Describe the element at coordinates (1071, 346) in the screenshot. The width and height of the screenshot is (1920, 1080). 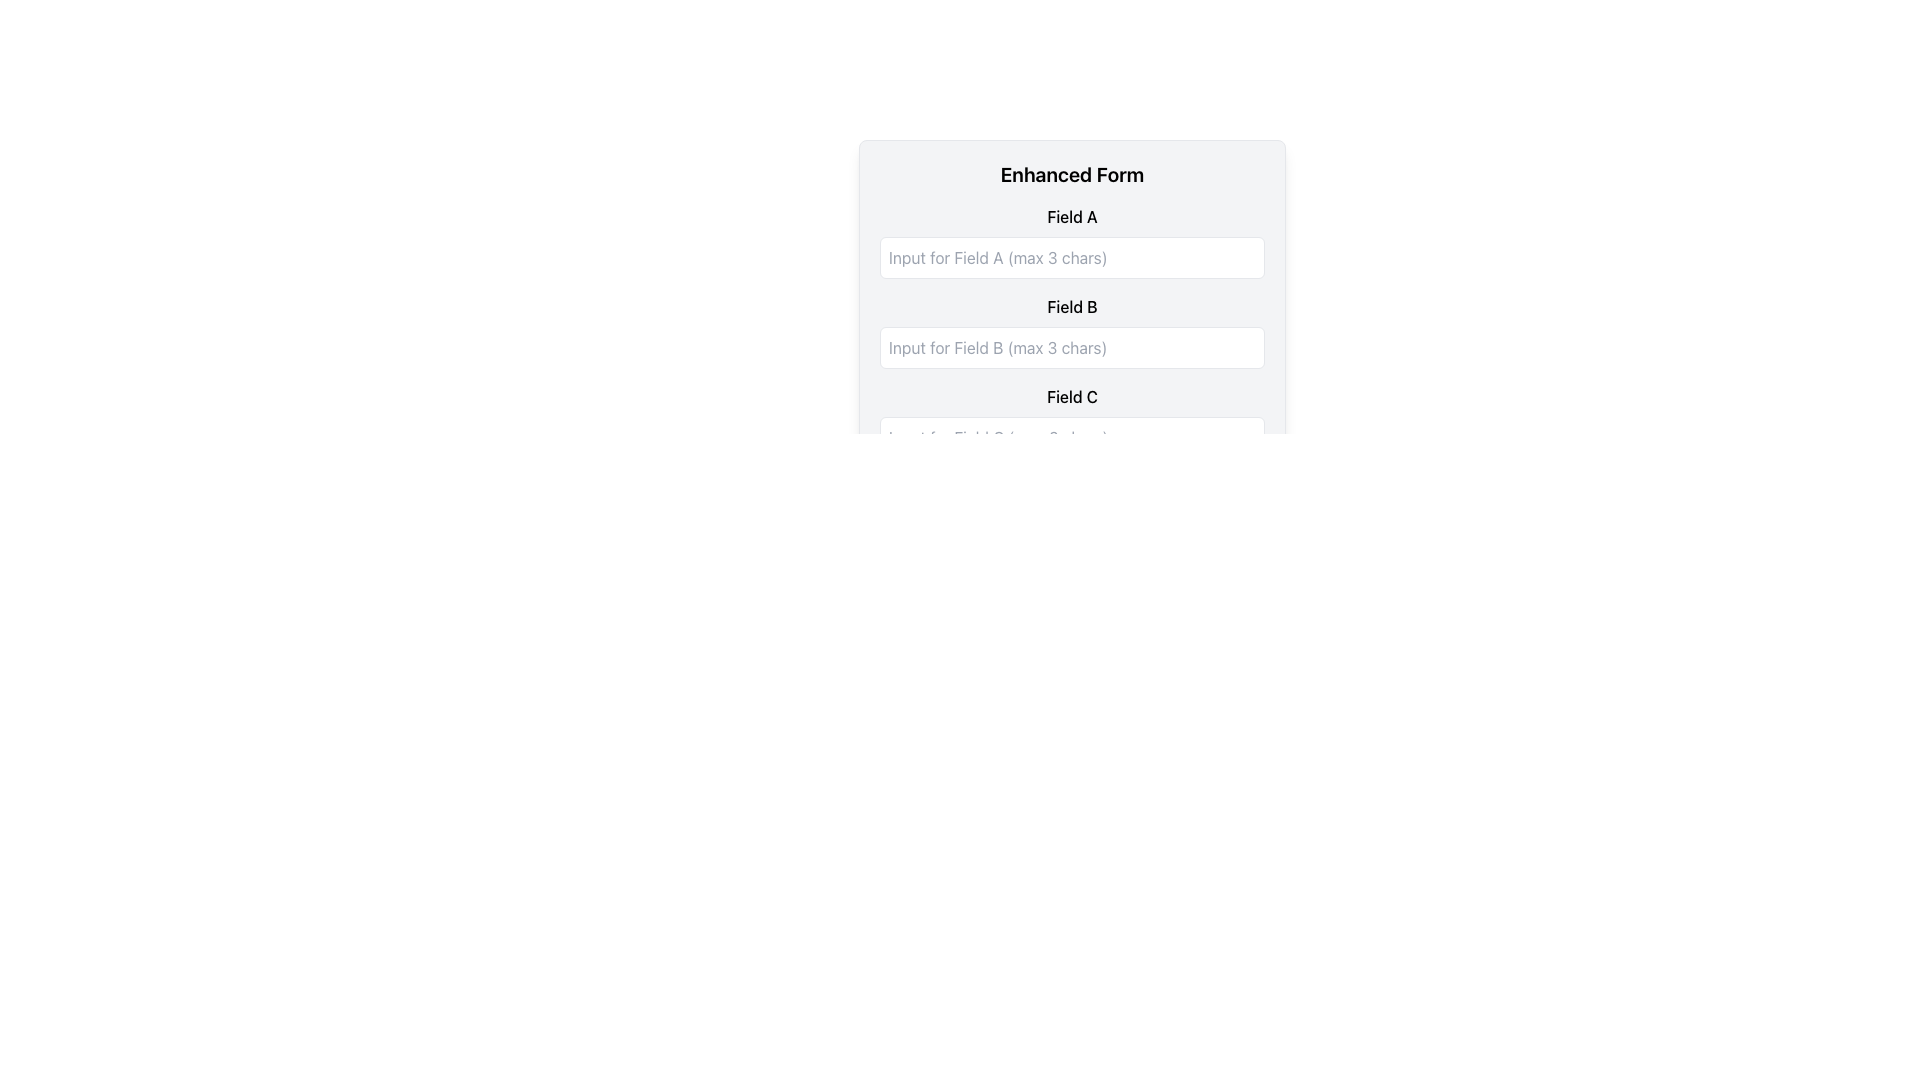
I see `the text input field with a light gray border and a white background, which has a placeholder 'Input for Field B (max 3 chars)', by pressing the tab key` at that location.